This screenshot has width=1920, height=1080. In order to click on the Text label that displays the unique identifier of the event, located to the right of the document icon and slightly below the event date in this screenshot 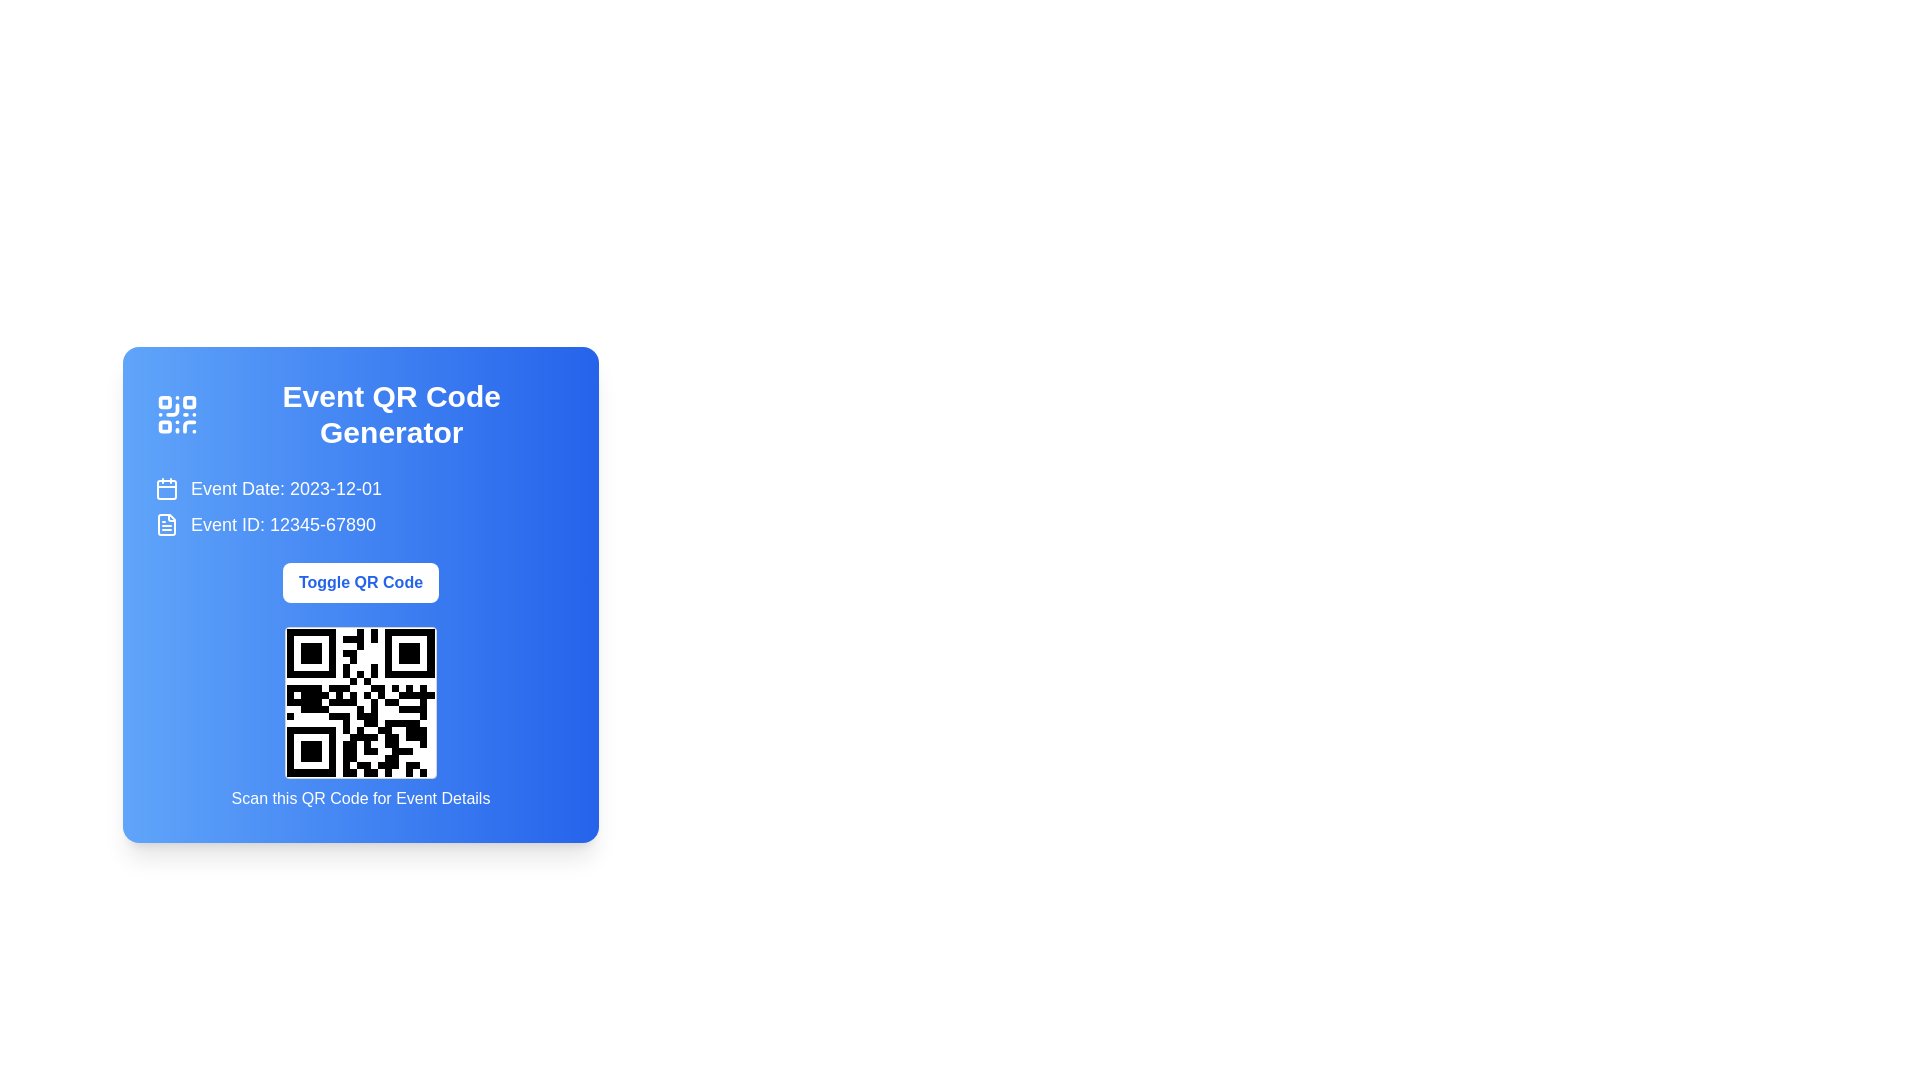, I will do `click(282, 523)`.